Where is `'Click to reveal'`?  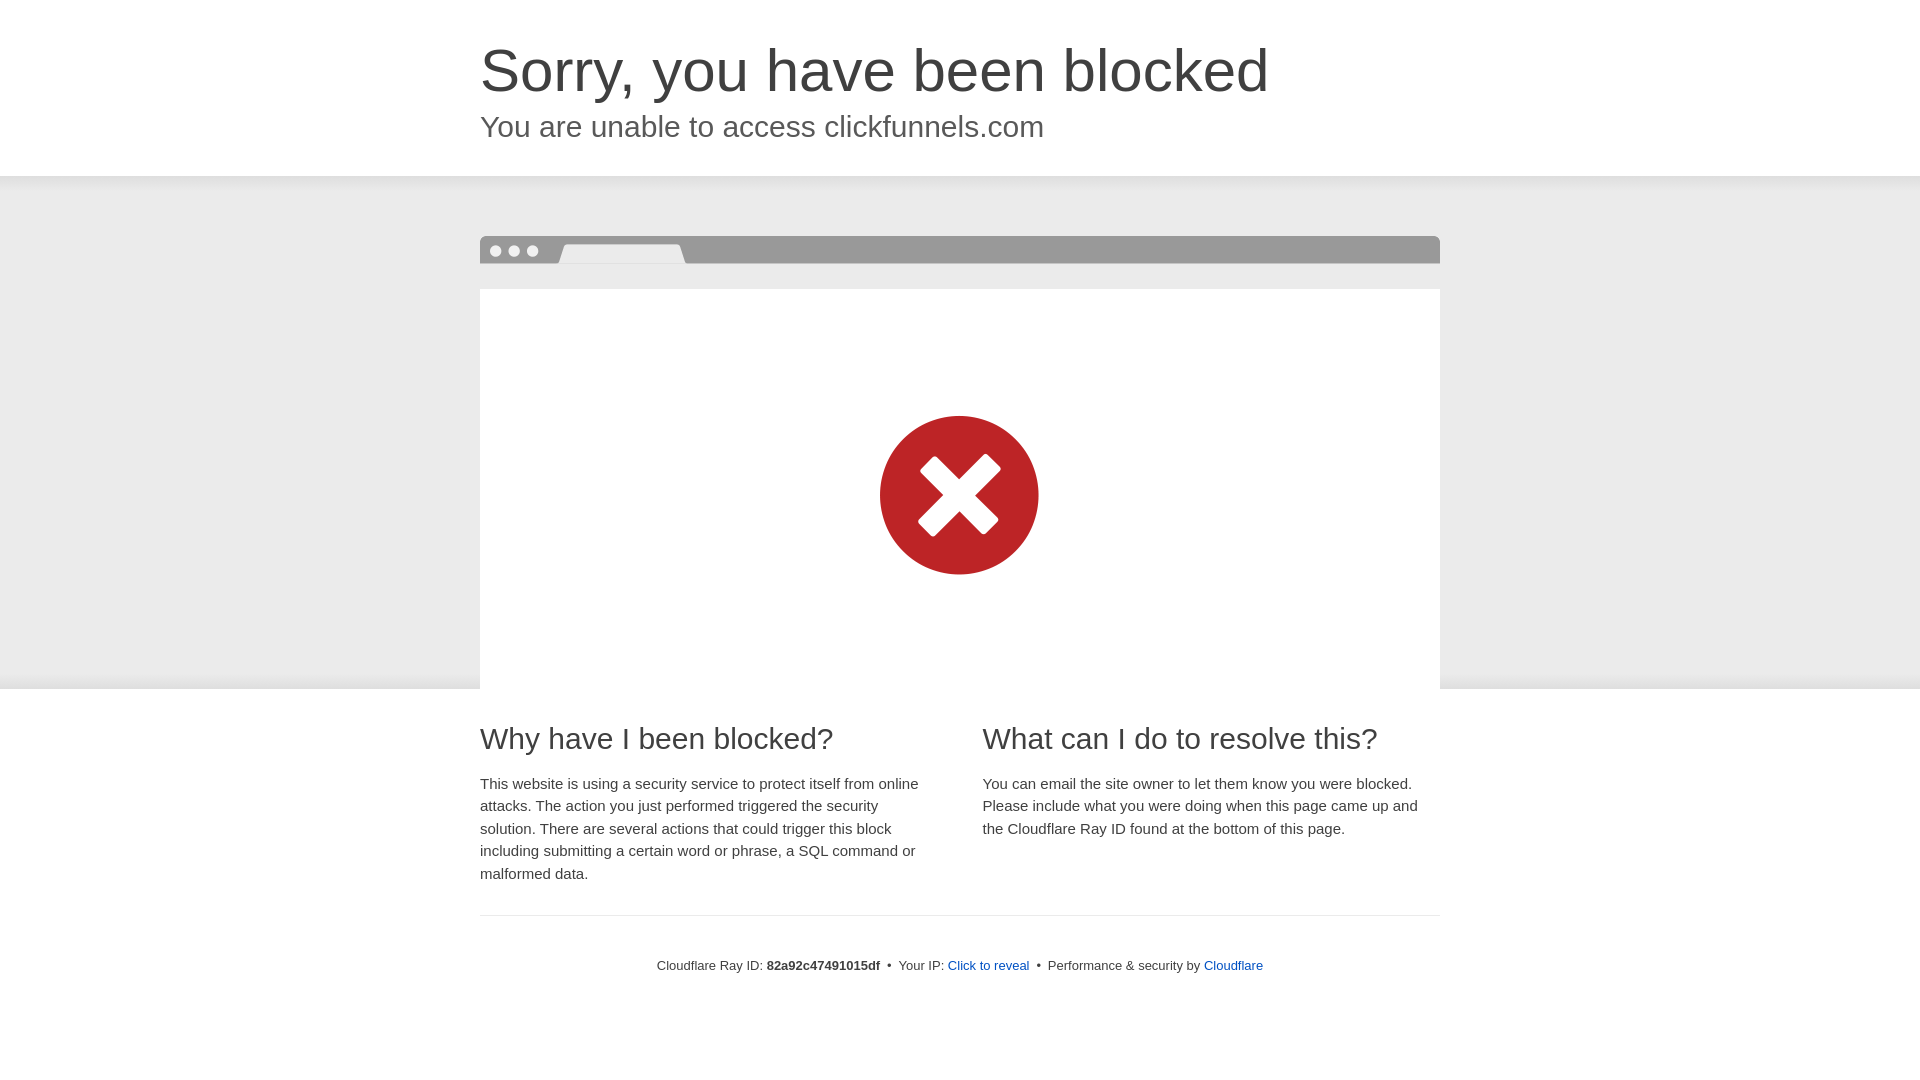
'Click to reveal' is located at coordinates (947, 964).